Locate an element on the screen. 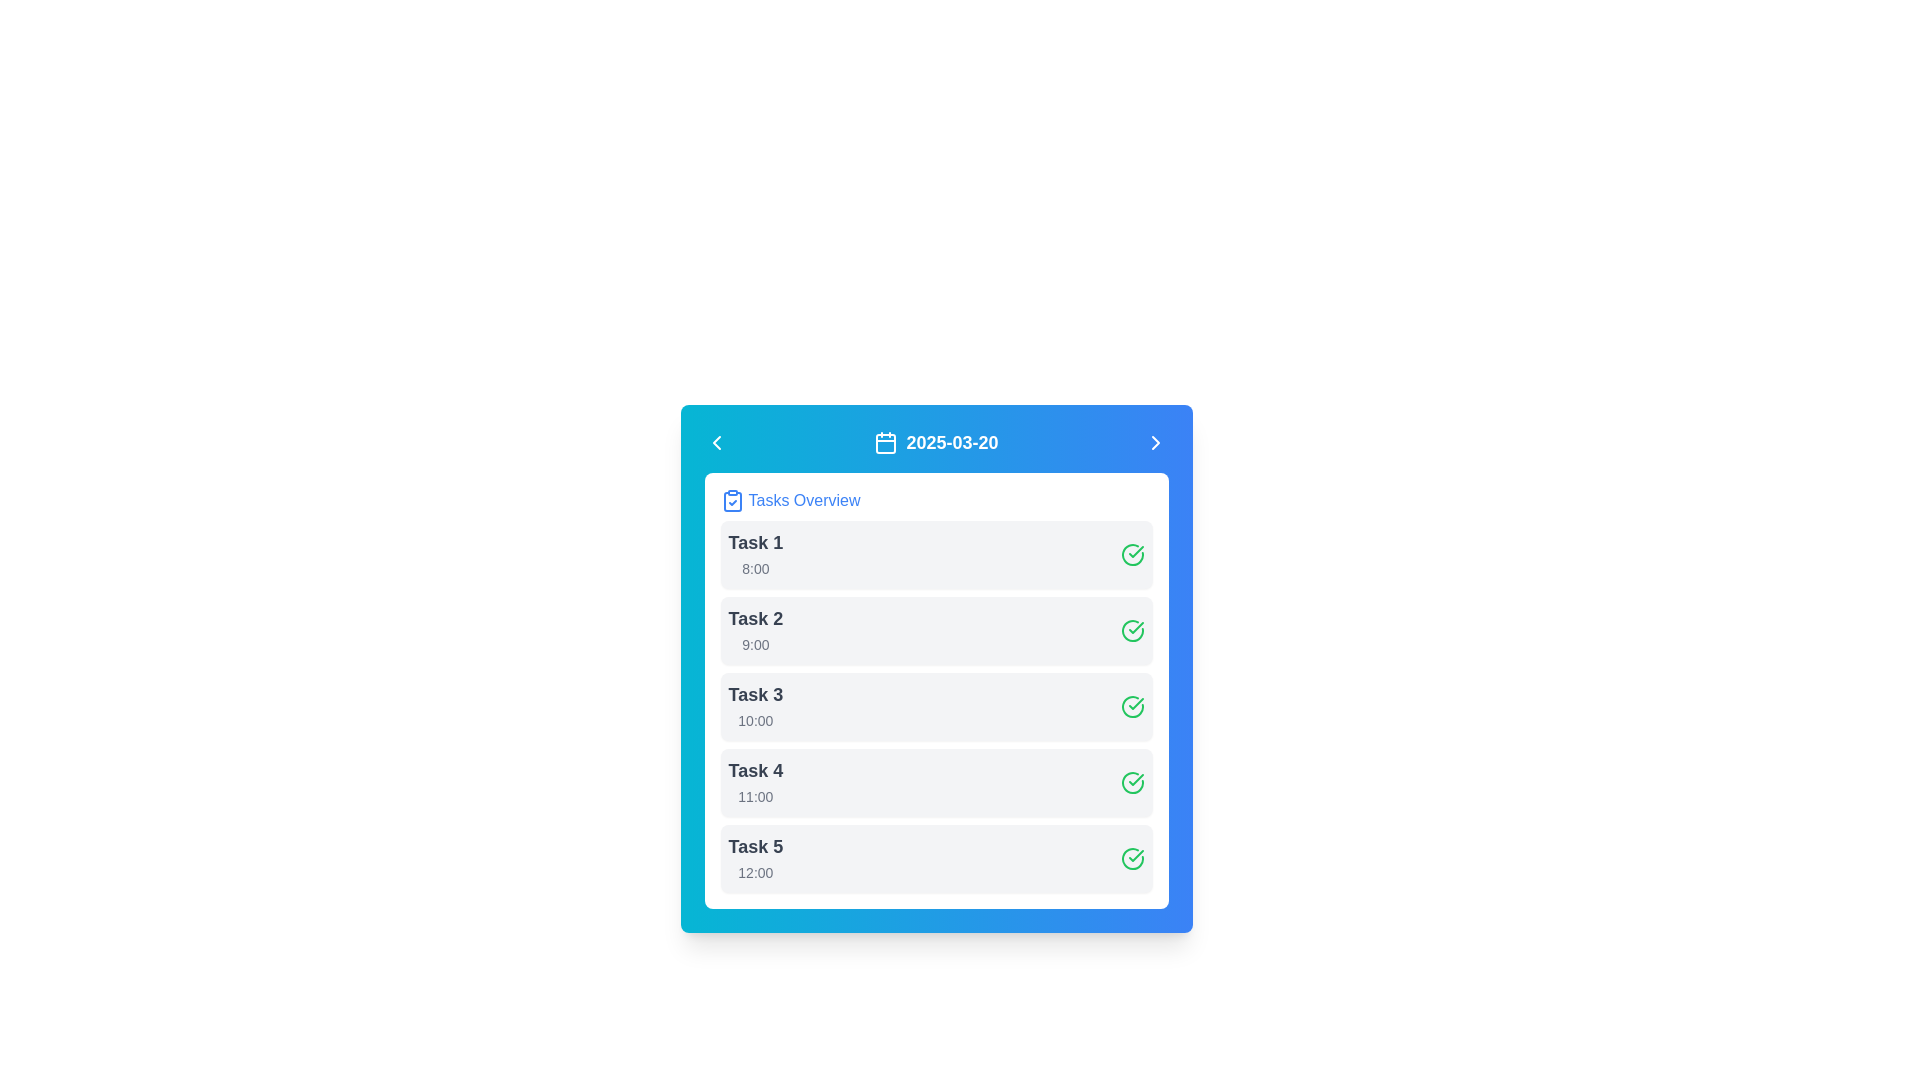 The width and height of the screenshot is (1920, 1080). the 'Task 2' list item, which has a light gray background and a green checkmark icon is located at coordinates (935, 631).